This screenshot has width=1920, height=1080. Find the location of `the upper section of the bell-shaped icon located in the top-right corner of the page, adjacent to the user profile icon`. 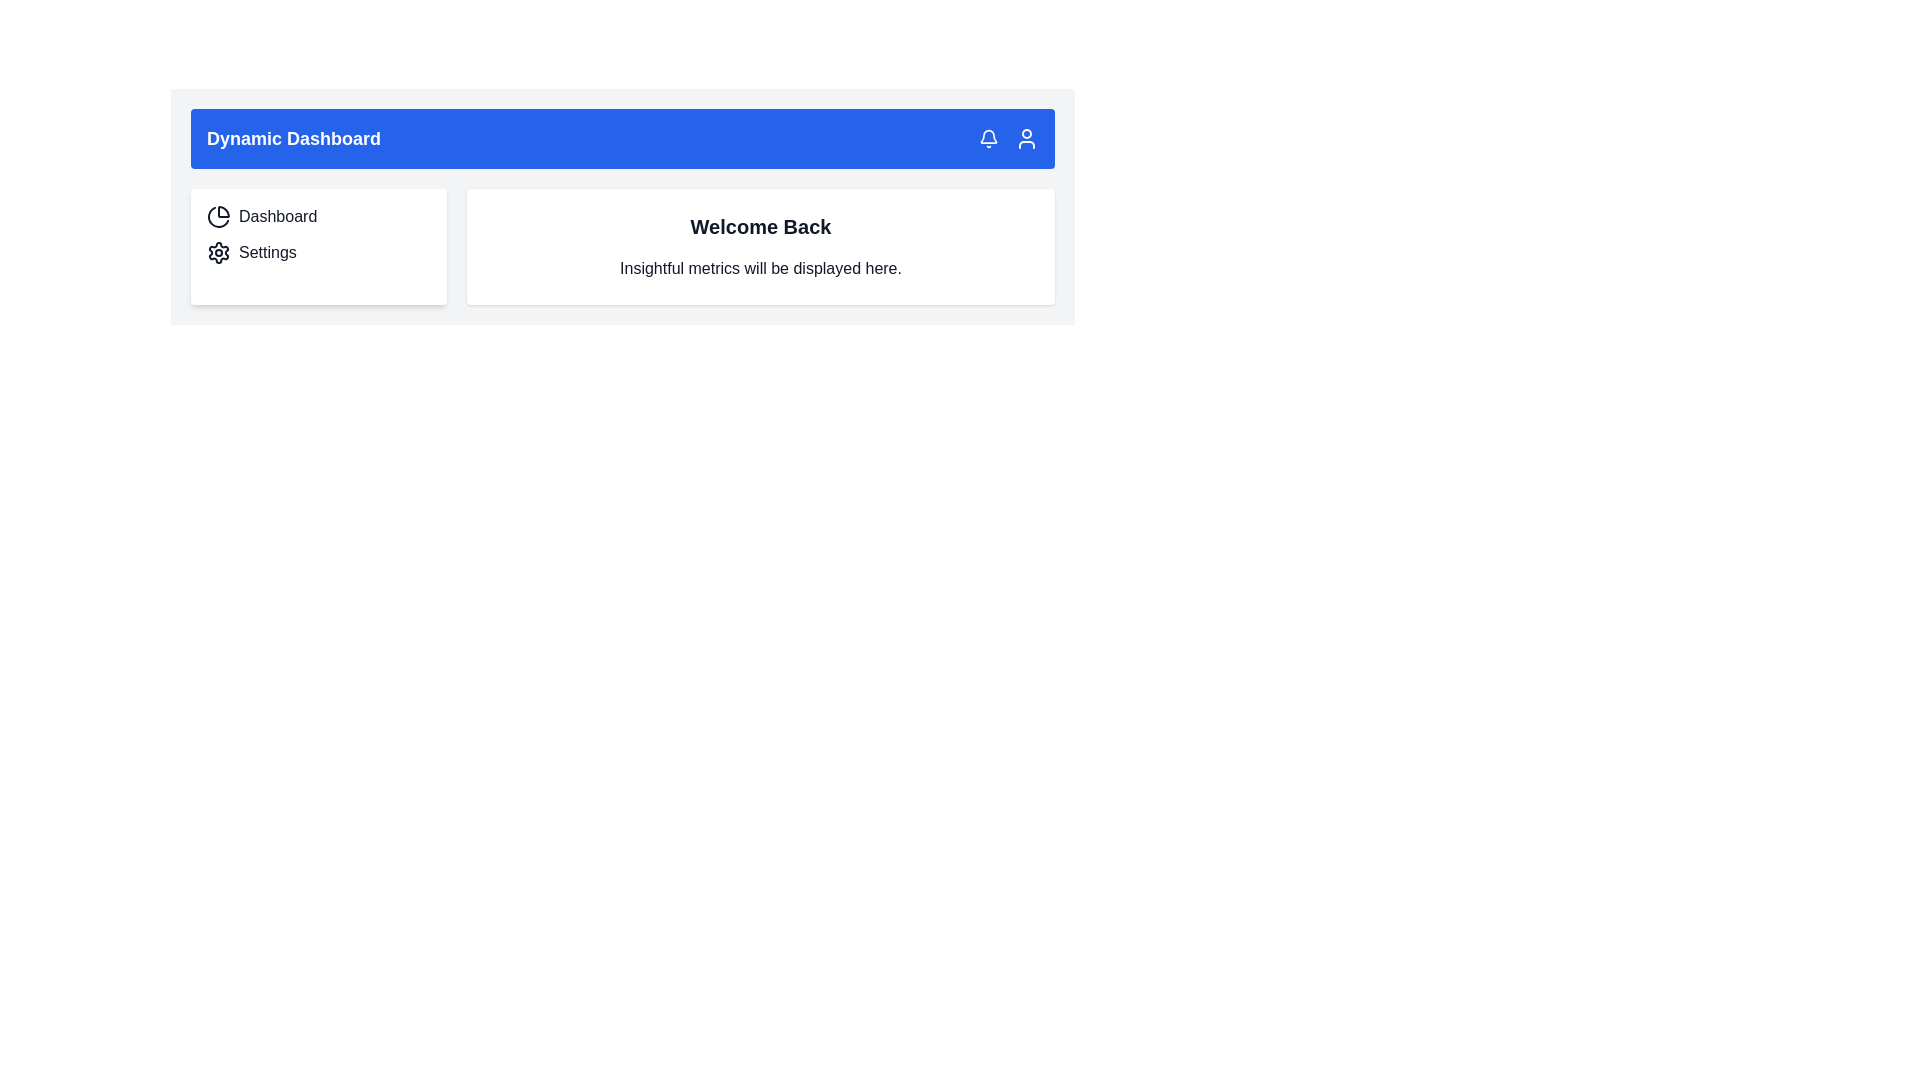

the upper section of the bell-shaped icon located in the top-right corner of the page, adjacent to the user profile icon is located at coordinates (988, 135).